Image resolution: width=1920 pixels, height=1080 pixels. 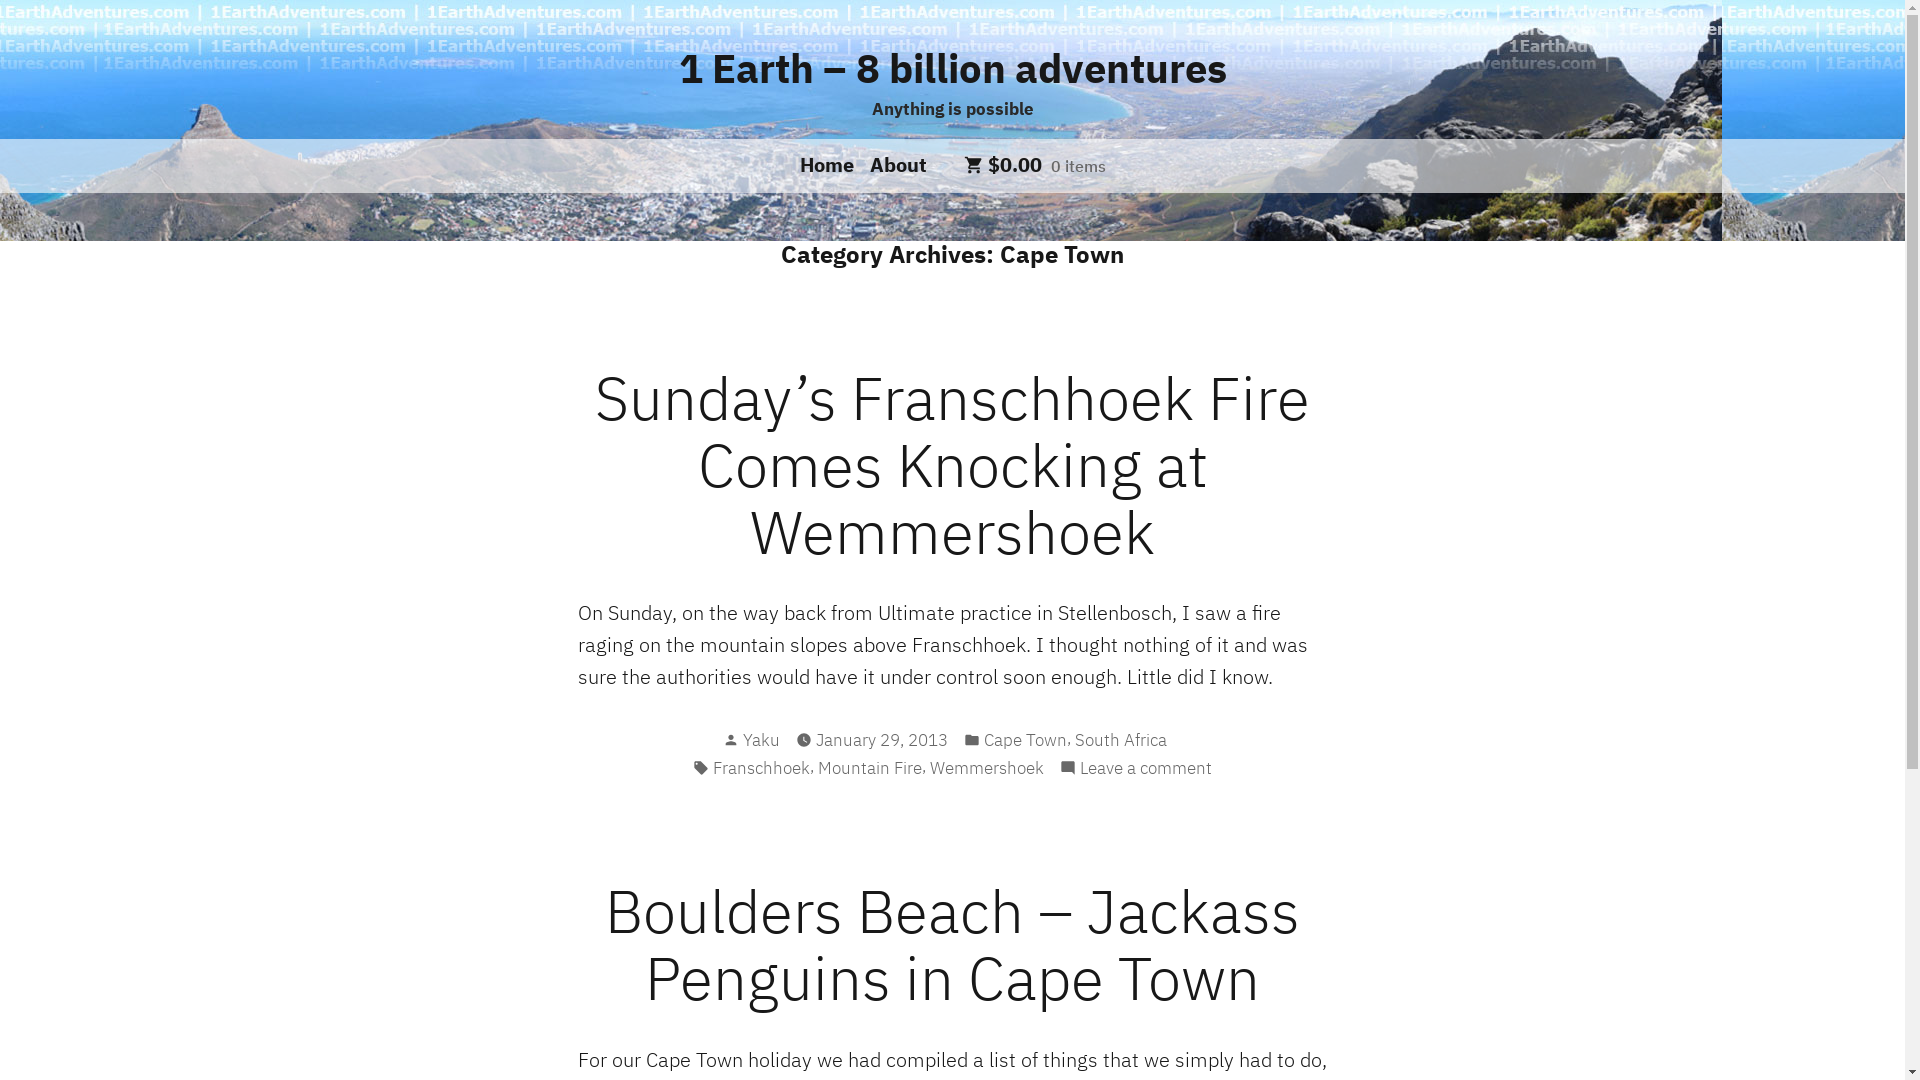 I want to click on '$0.00 0 items', so click(x=1035, y=164).